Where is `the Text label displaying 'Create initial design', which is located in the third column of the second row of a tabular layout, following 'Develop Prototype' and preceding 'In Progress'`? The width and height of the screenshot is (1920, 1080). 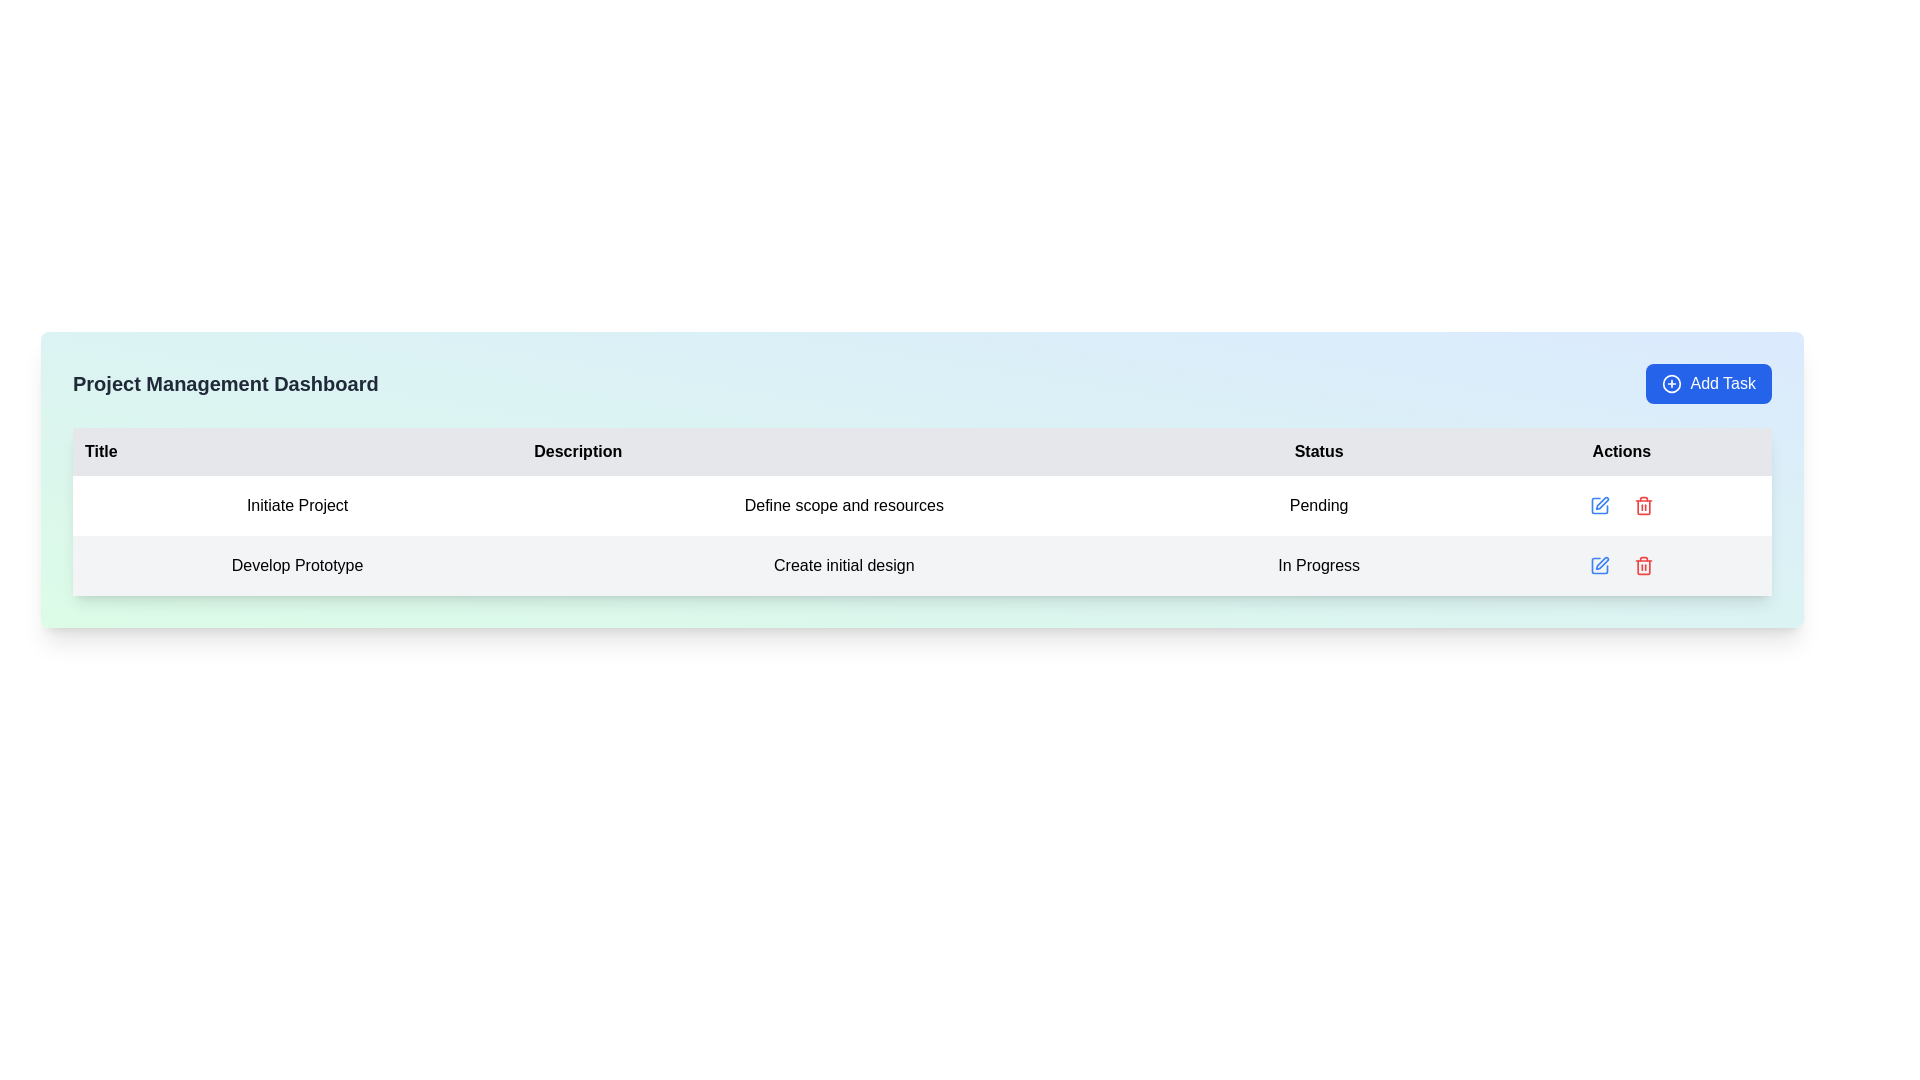 the Text label displaying 'Create initial design', which is located in the third column of the second row of a tabular layout, following 'Develop Prototype' and preceding 'In Progress' is located at coordinates (844, 566).